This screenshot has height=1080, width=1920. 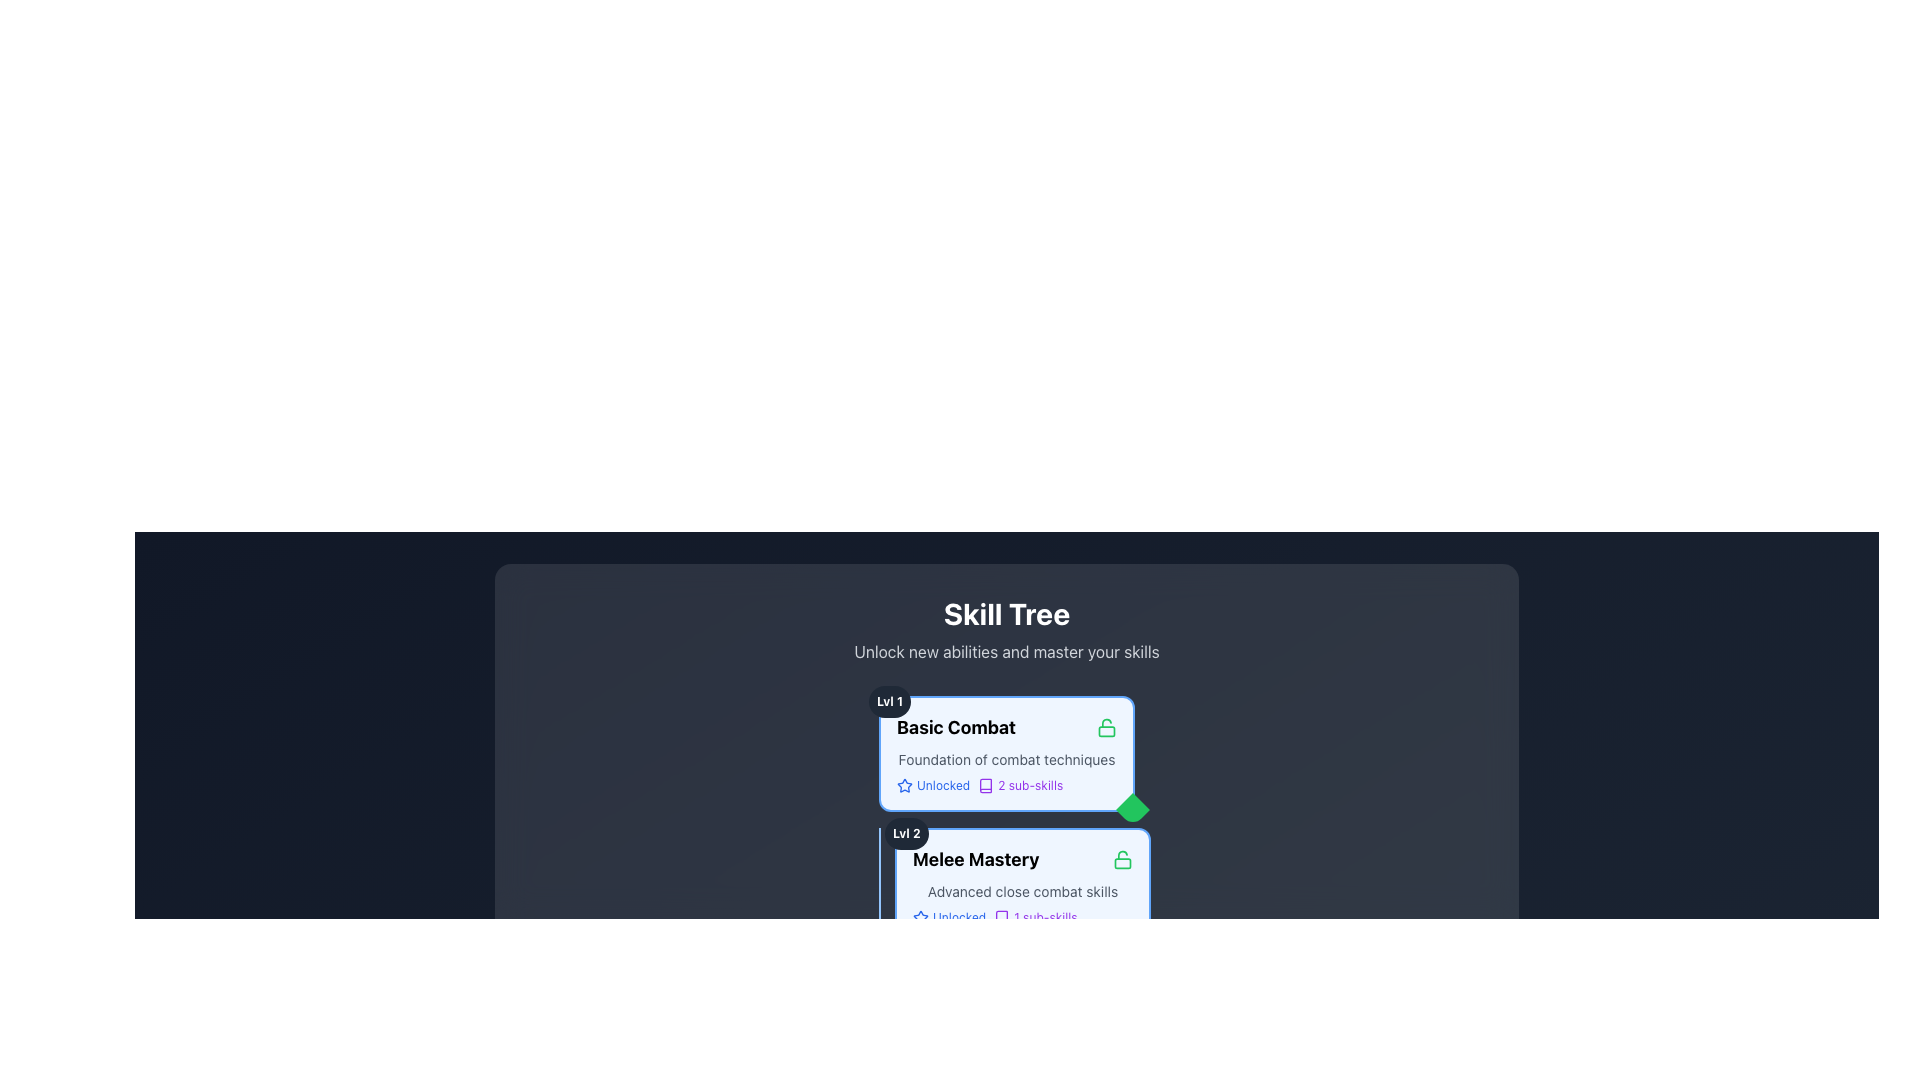 I want to click on the bold text label displaying 'Basic Combat', so click(x=955, y=728).